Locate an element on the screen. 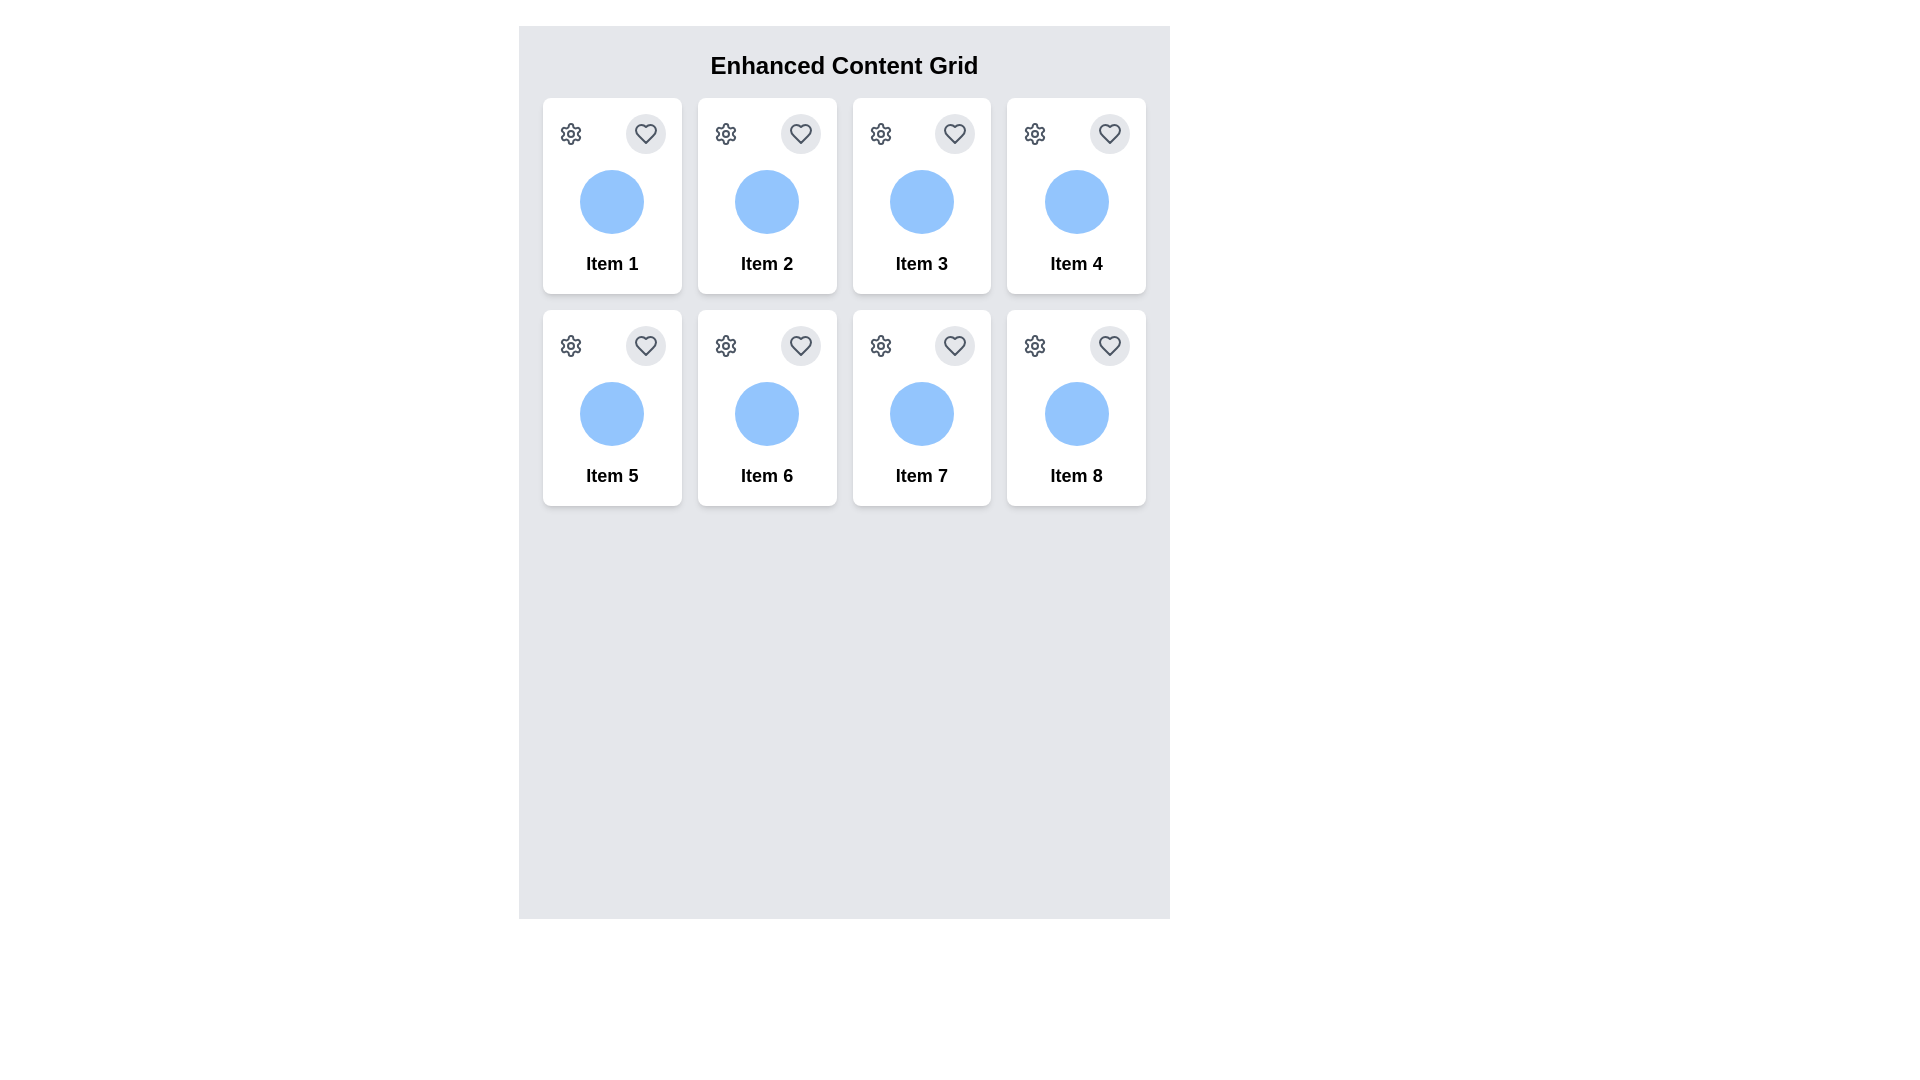 This screenshot has width=1920, height=1080. the text label that displays 'Item 5', which is located at the bottom-center of the card for 'Item 5' is located at coordinates (611, 475).